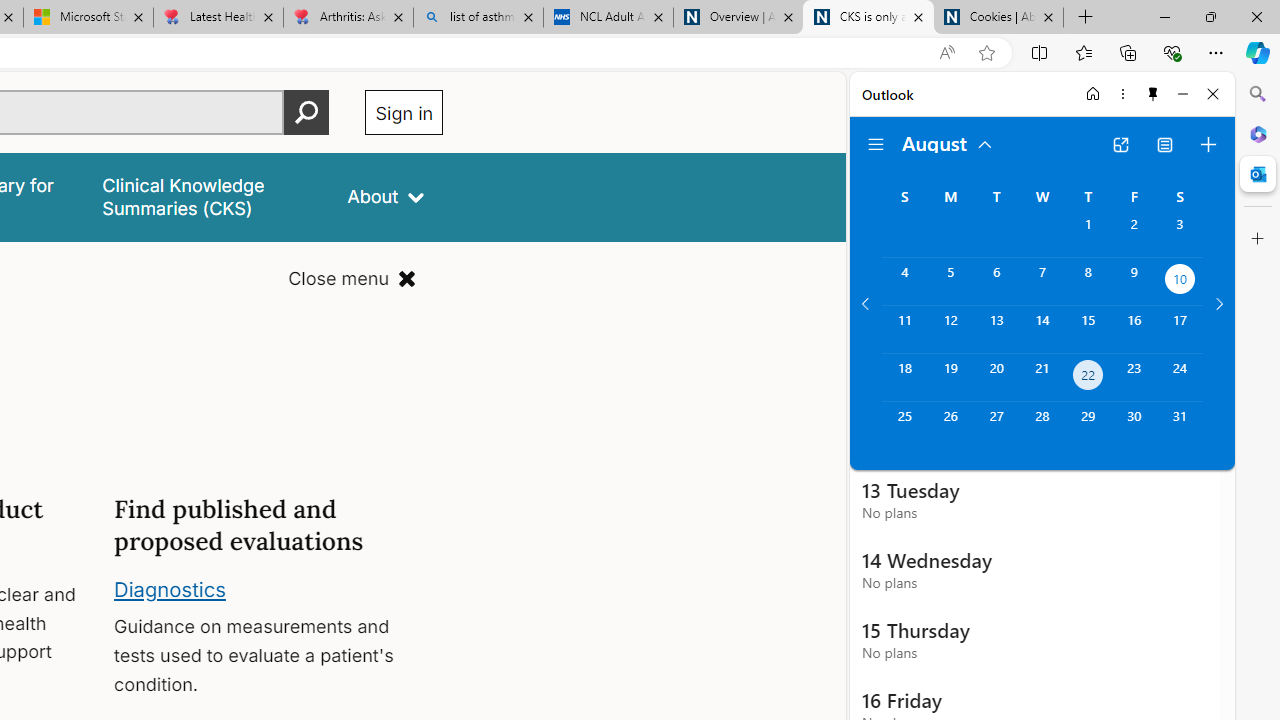  What do you see at coordinates (1207, 144) in the screenshot?
I see `'Create event'` at bounding box center [1207, 144].